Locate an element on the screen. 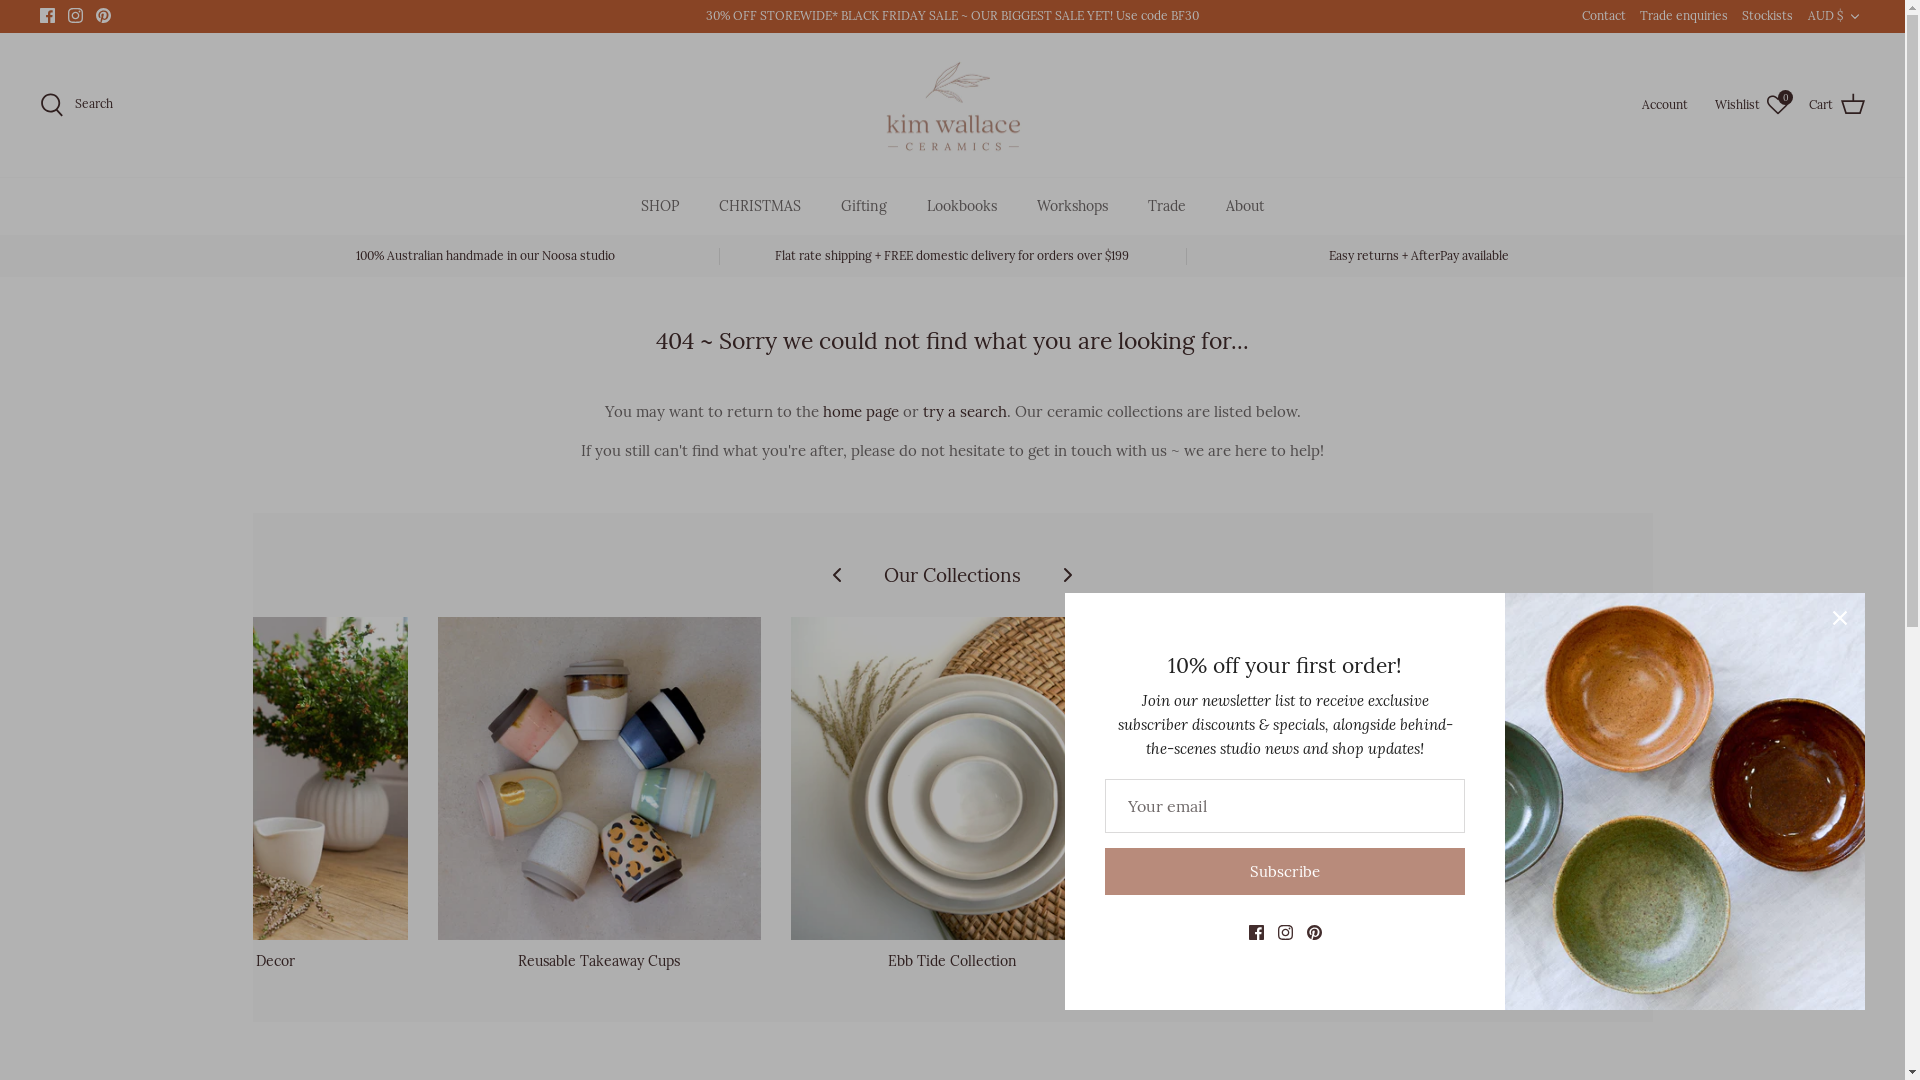 This screenshot has width=1920, height=1080. 'home page' is located at coordinates (859, 410).